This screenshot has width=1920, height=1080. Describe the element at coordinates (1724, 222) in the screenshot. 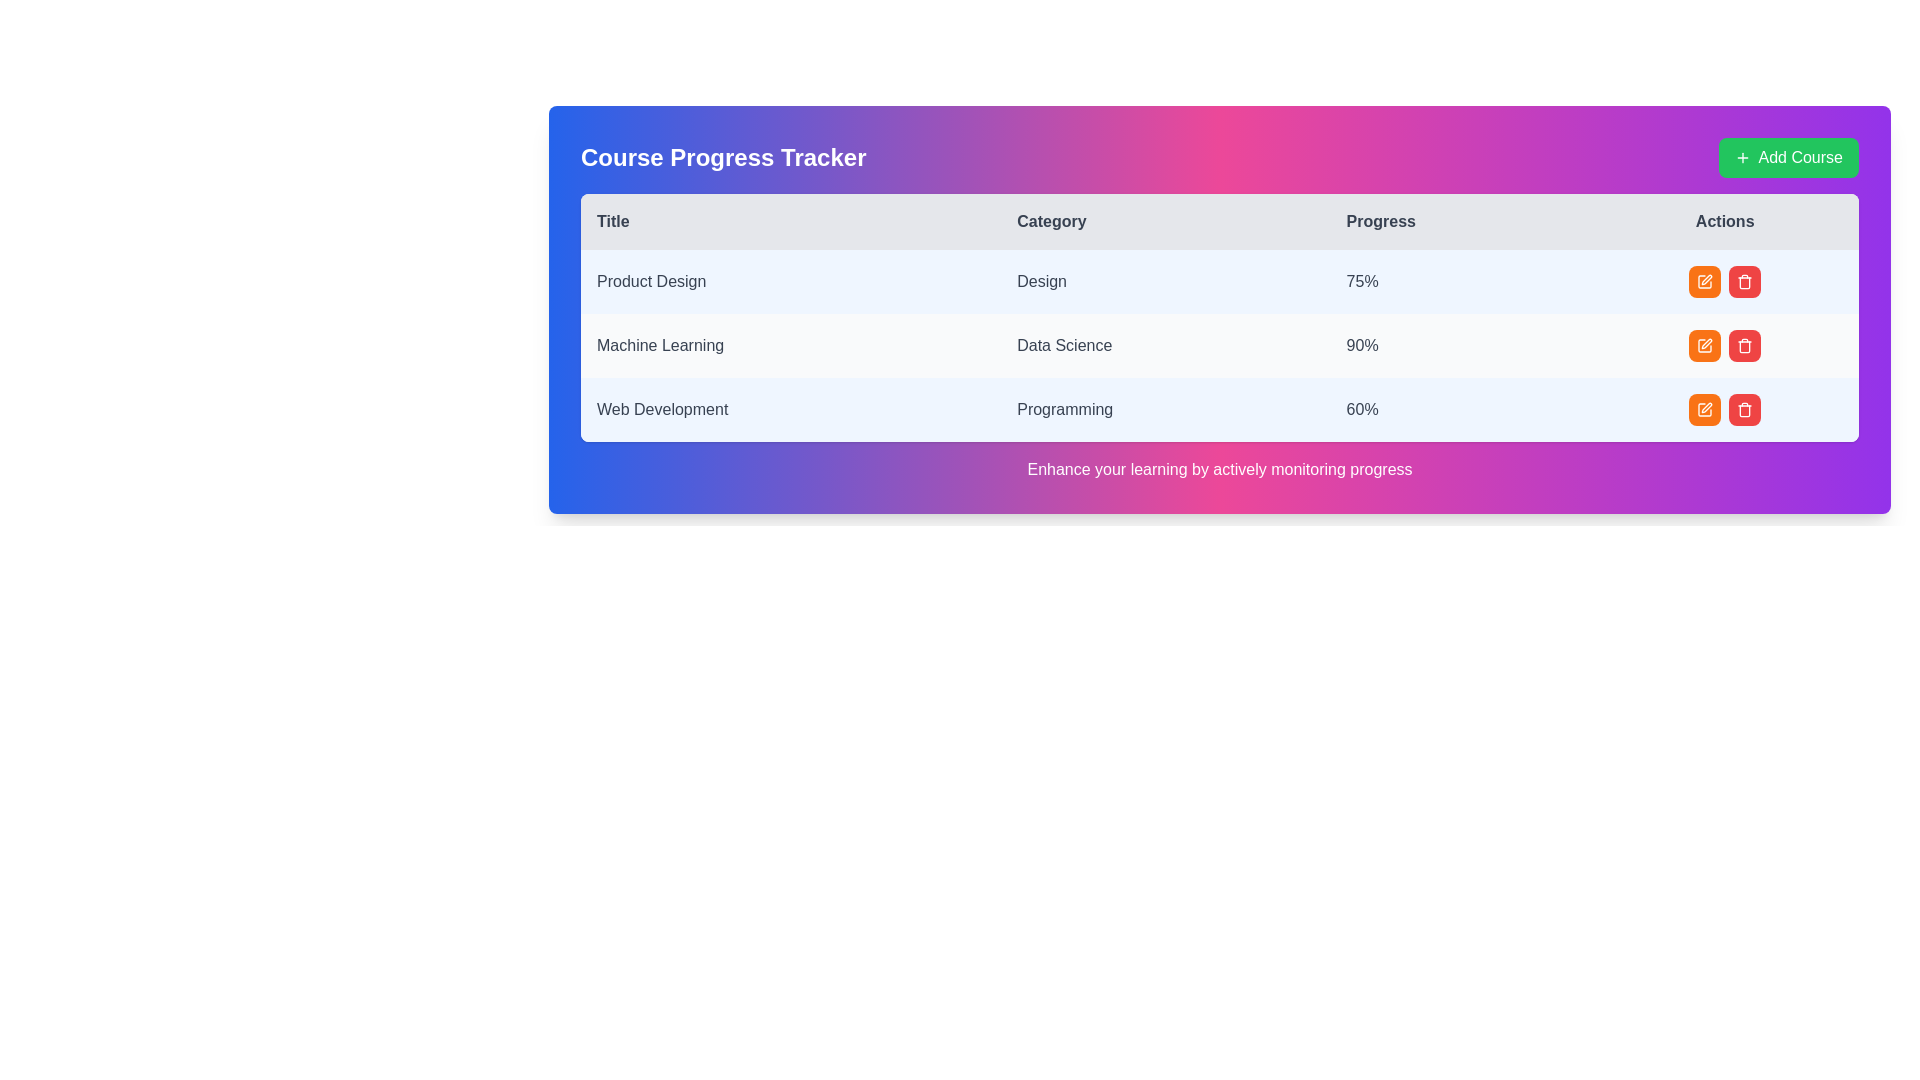

I see `the 'Actions' text label located in the fourth column header of the table, which is displayed in dark font on a light gray background` at that location.